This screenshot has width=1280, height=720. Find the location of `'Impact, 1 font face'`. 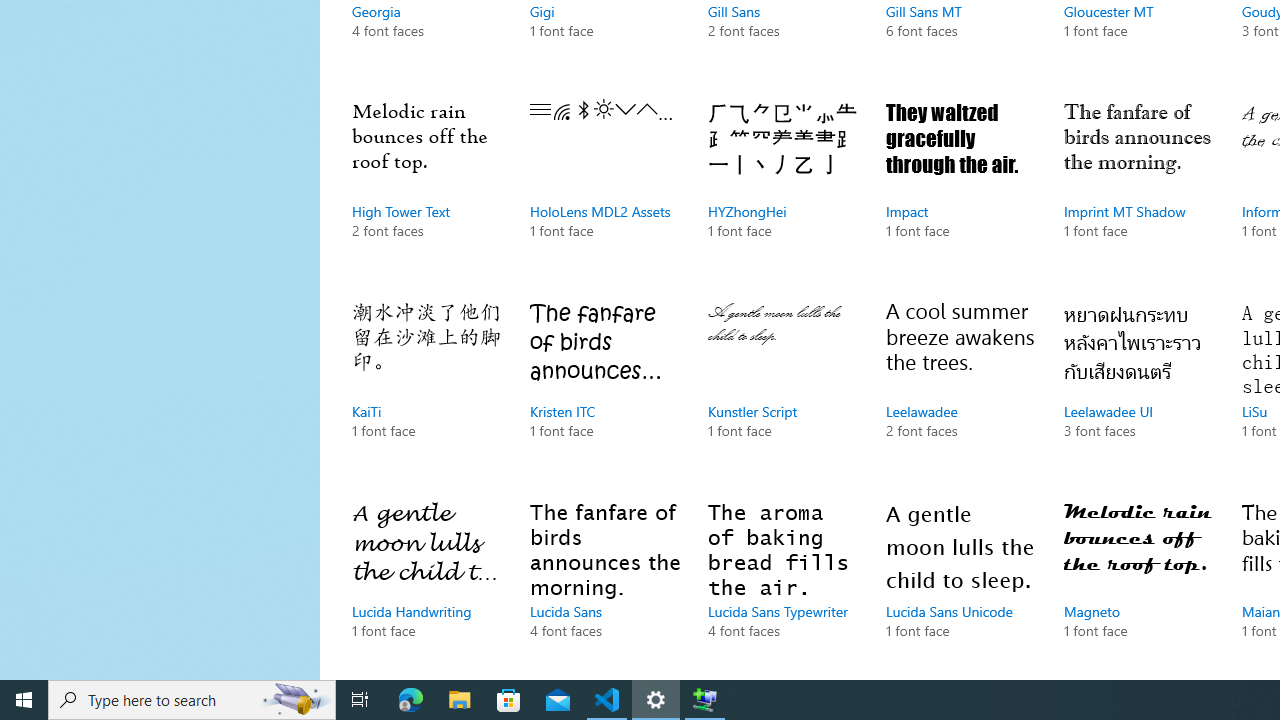

'Impact, 1 font face' is located at coordinates (961, 190).